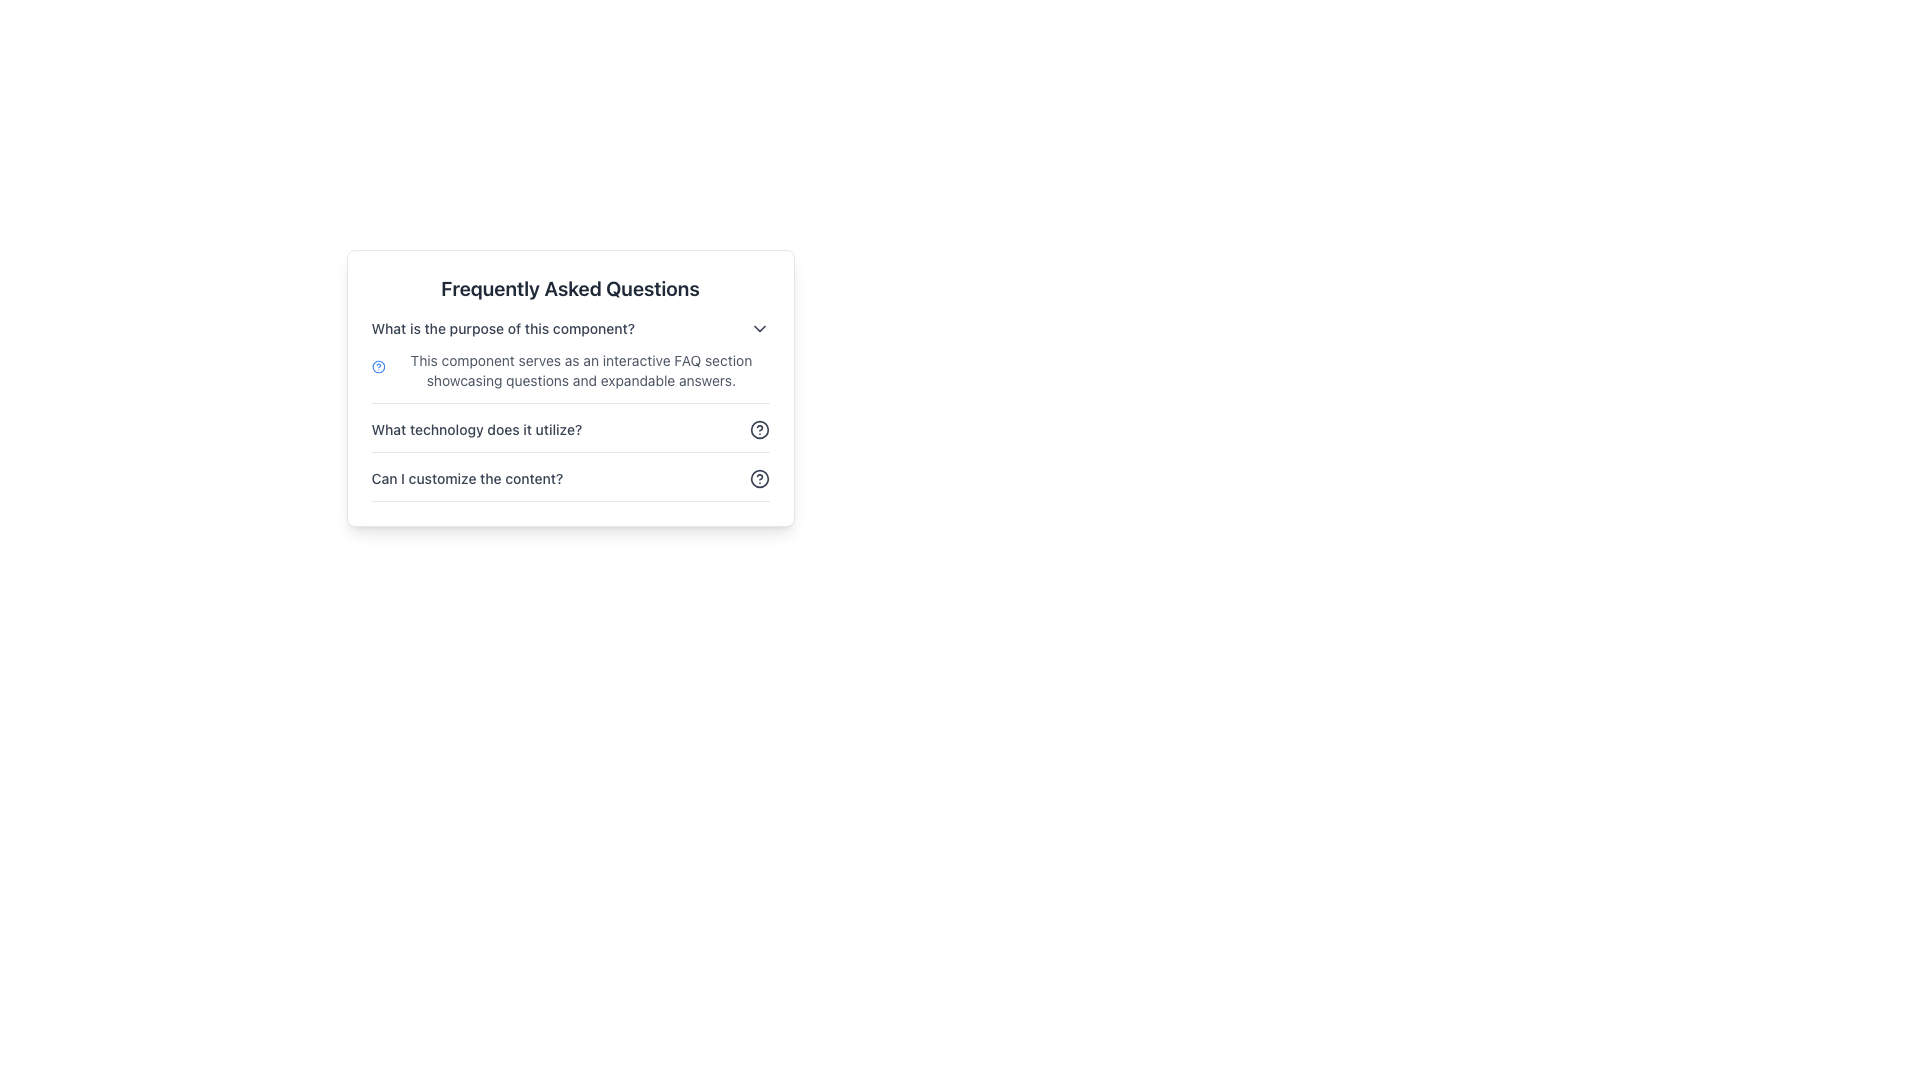 This screenshot has width=1920, height=1080. I want to click on the Text Label that serves as a title or question in the FAQ section, which is positioned to the left of a circular question mark icon, so click(466, 478).